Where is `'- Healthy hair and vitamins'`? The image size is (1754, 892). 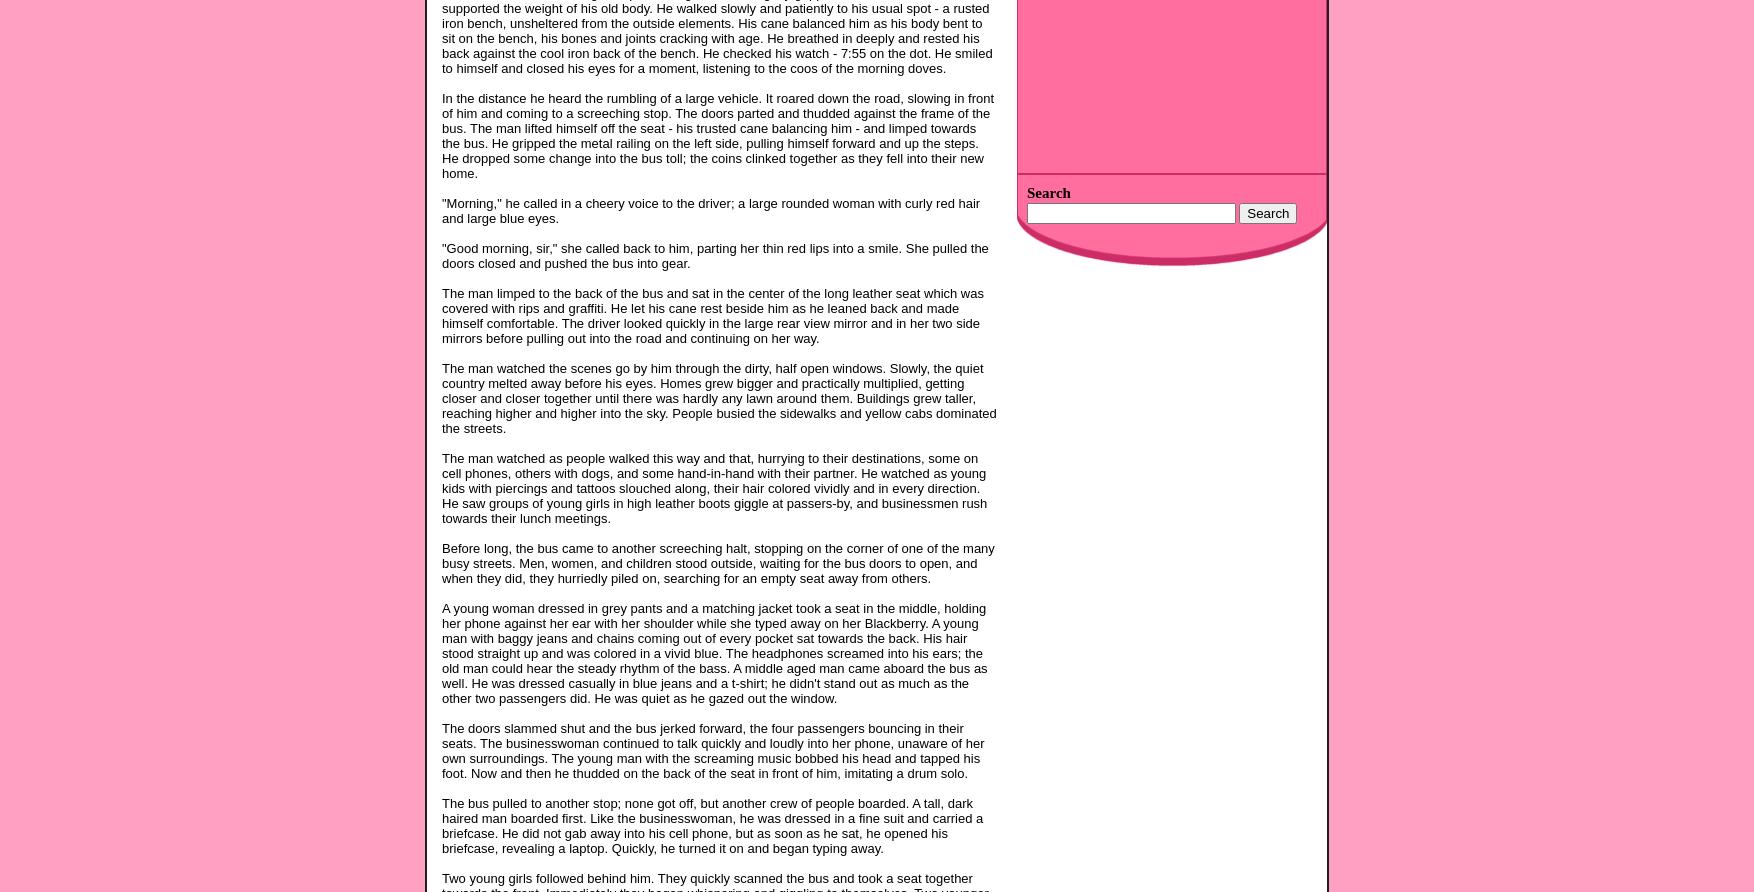
'- Healthy hair and vitamins' is located at coordinates (1025, 296).